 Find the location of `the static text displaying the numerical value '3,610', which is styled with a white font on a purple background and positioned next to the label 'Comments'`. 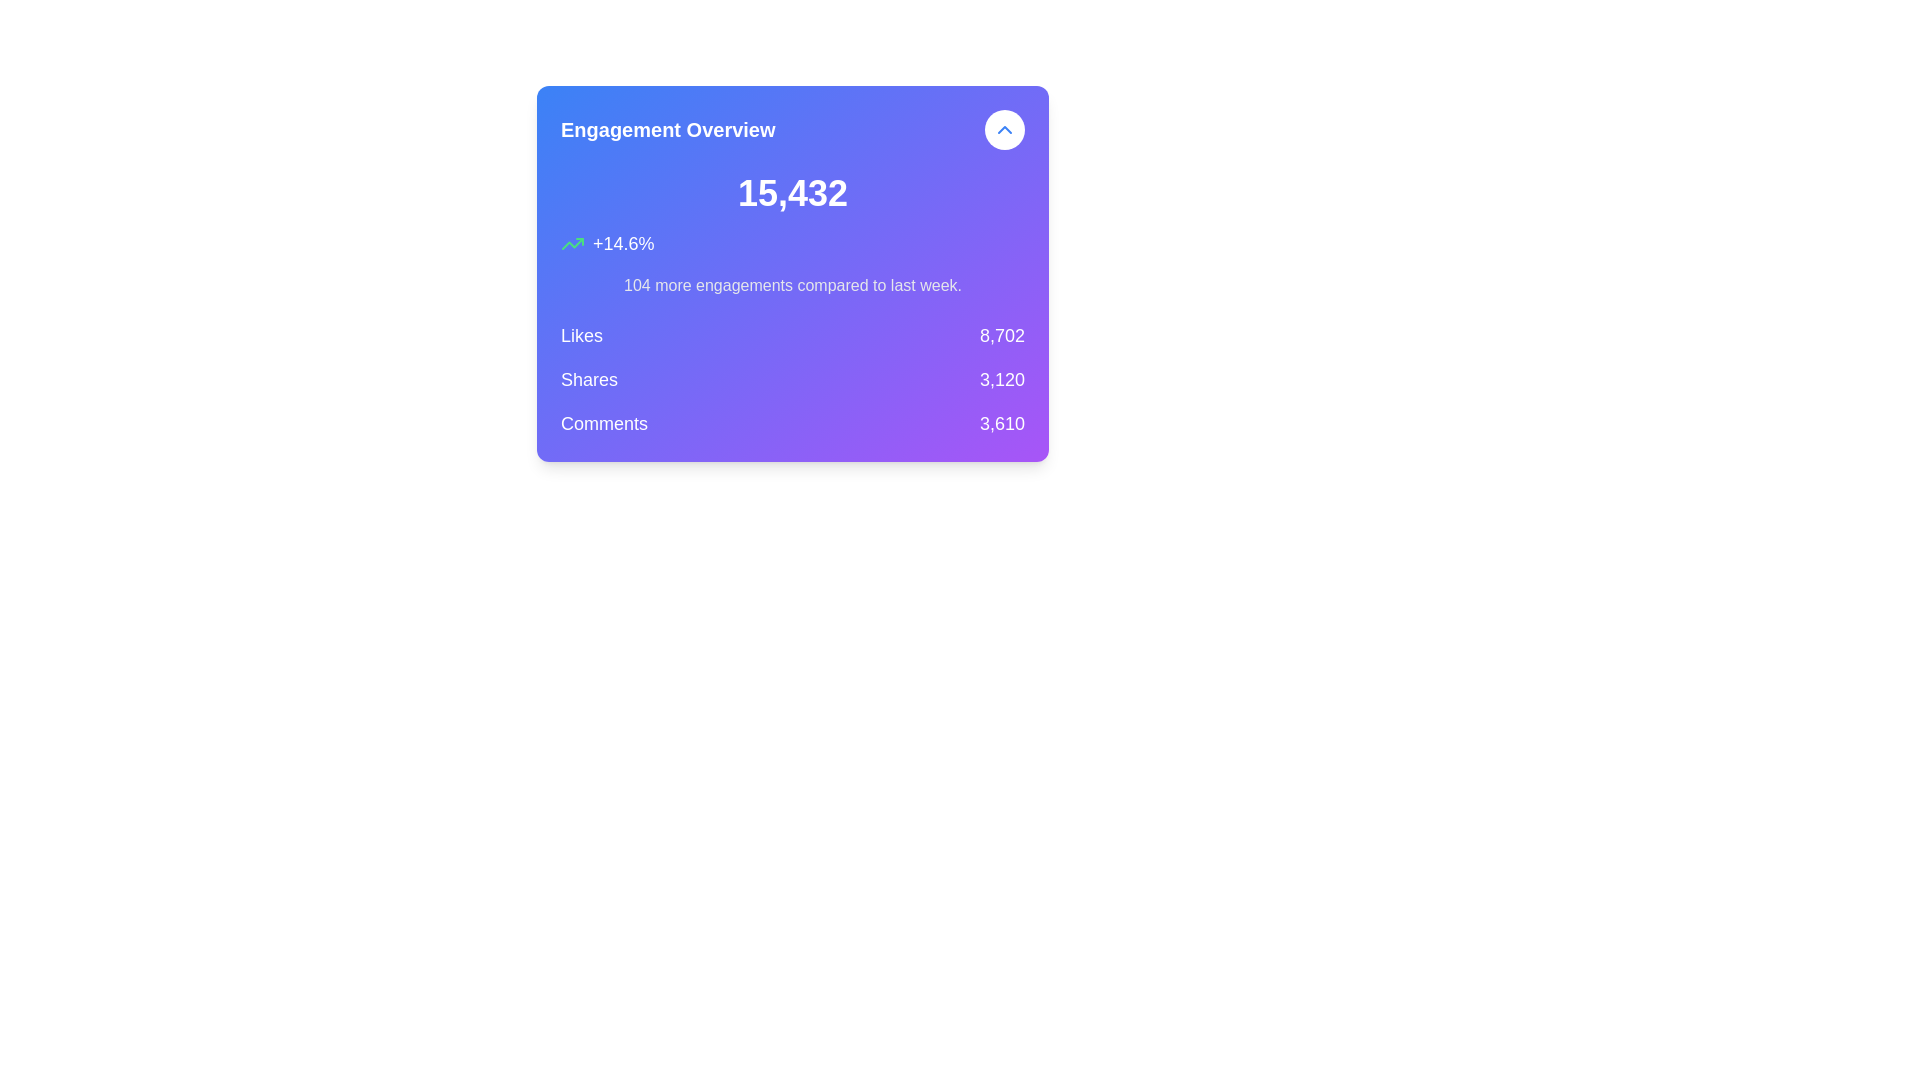

the static text displaying the numerical value '3,610', which is styled with a white font on a purple background and positioned next to the label 'Comments' is located at coordinates (1002, 423).